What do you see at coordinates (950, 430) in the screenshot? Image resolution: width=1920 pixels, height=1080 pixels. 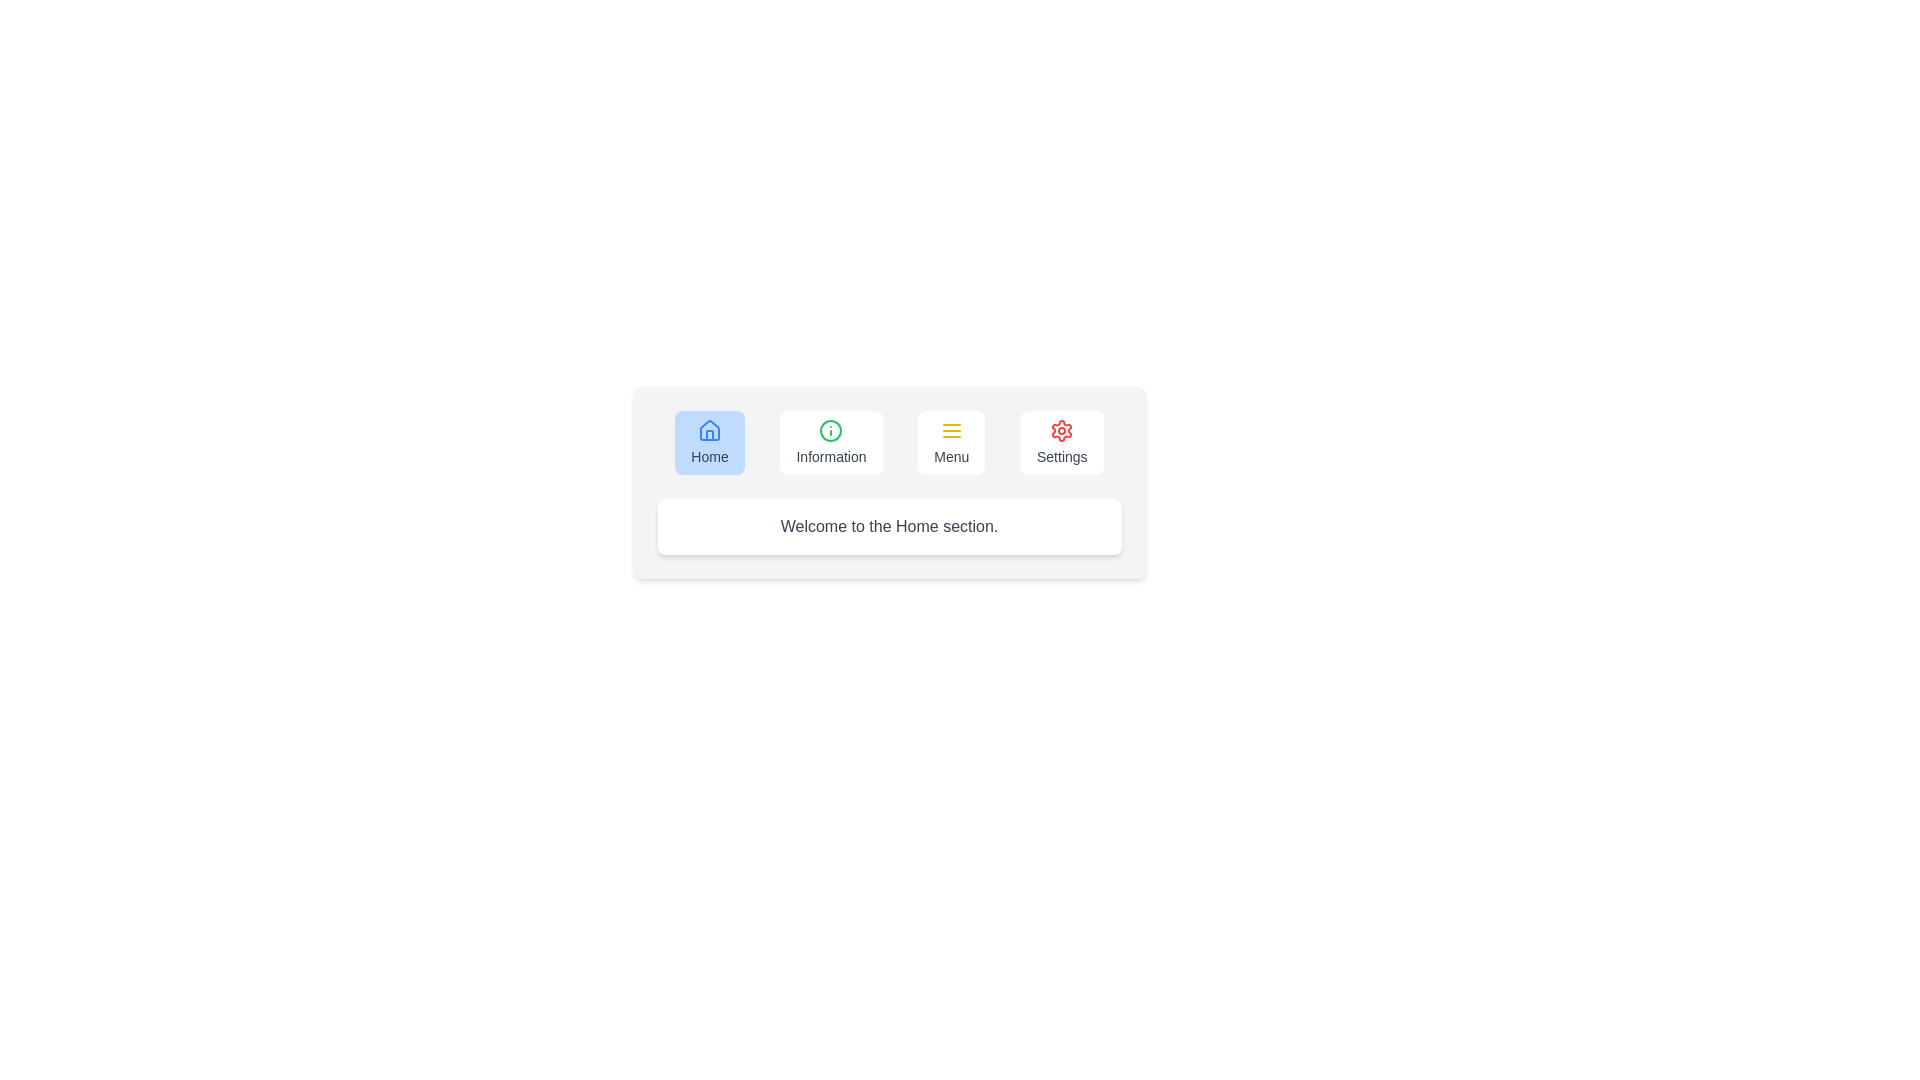 I see `the 'Menu' icon, which features three horizontal yellow lines and is located within a rectangular button` at bounding box center [950, 430].